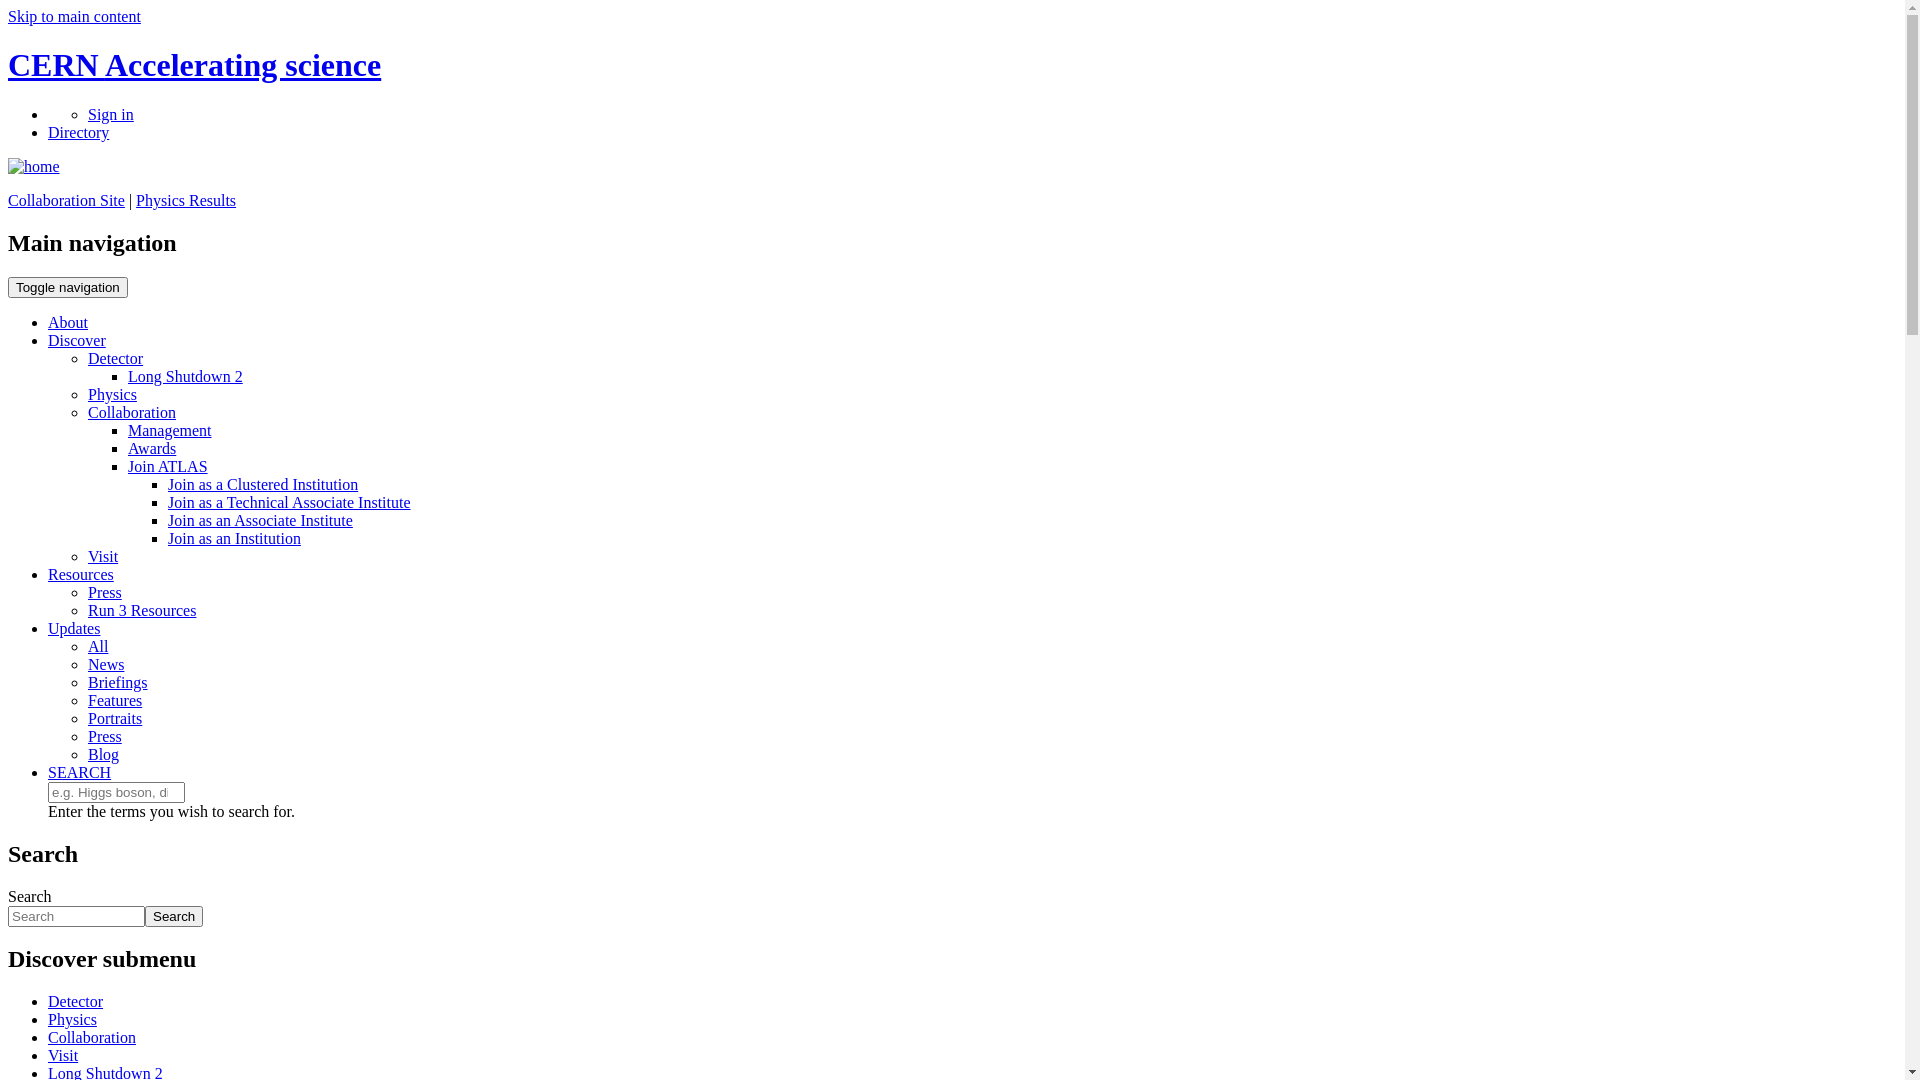 The height and width of the screenshot is (1080, 1920). I want to click on 'Collaboration Site', so click(66, 200).